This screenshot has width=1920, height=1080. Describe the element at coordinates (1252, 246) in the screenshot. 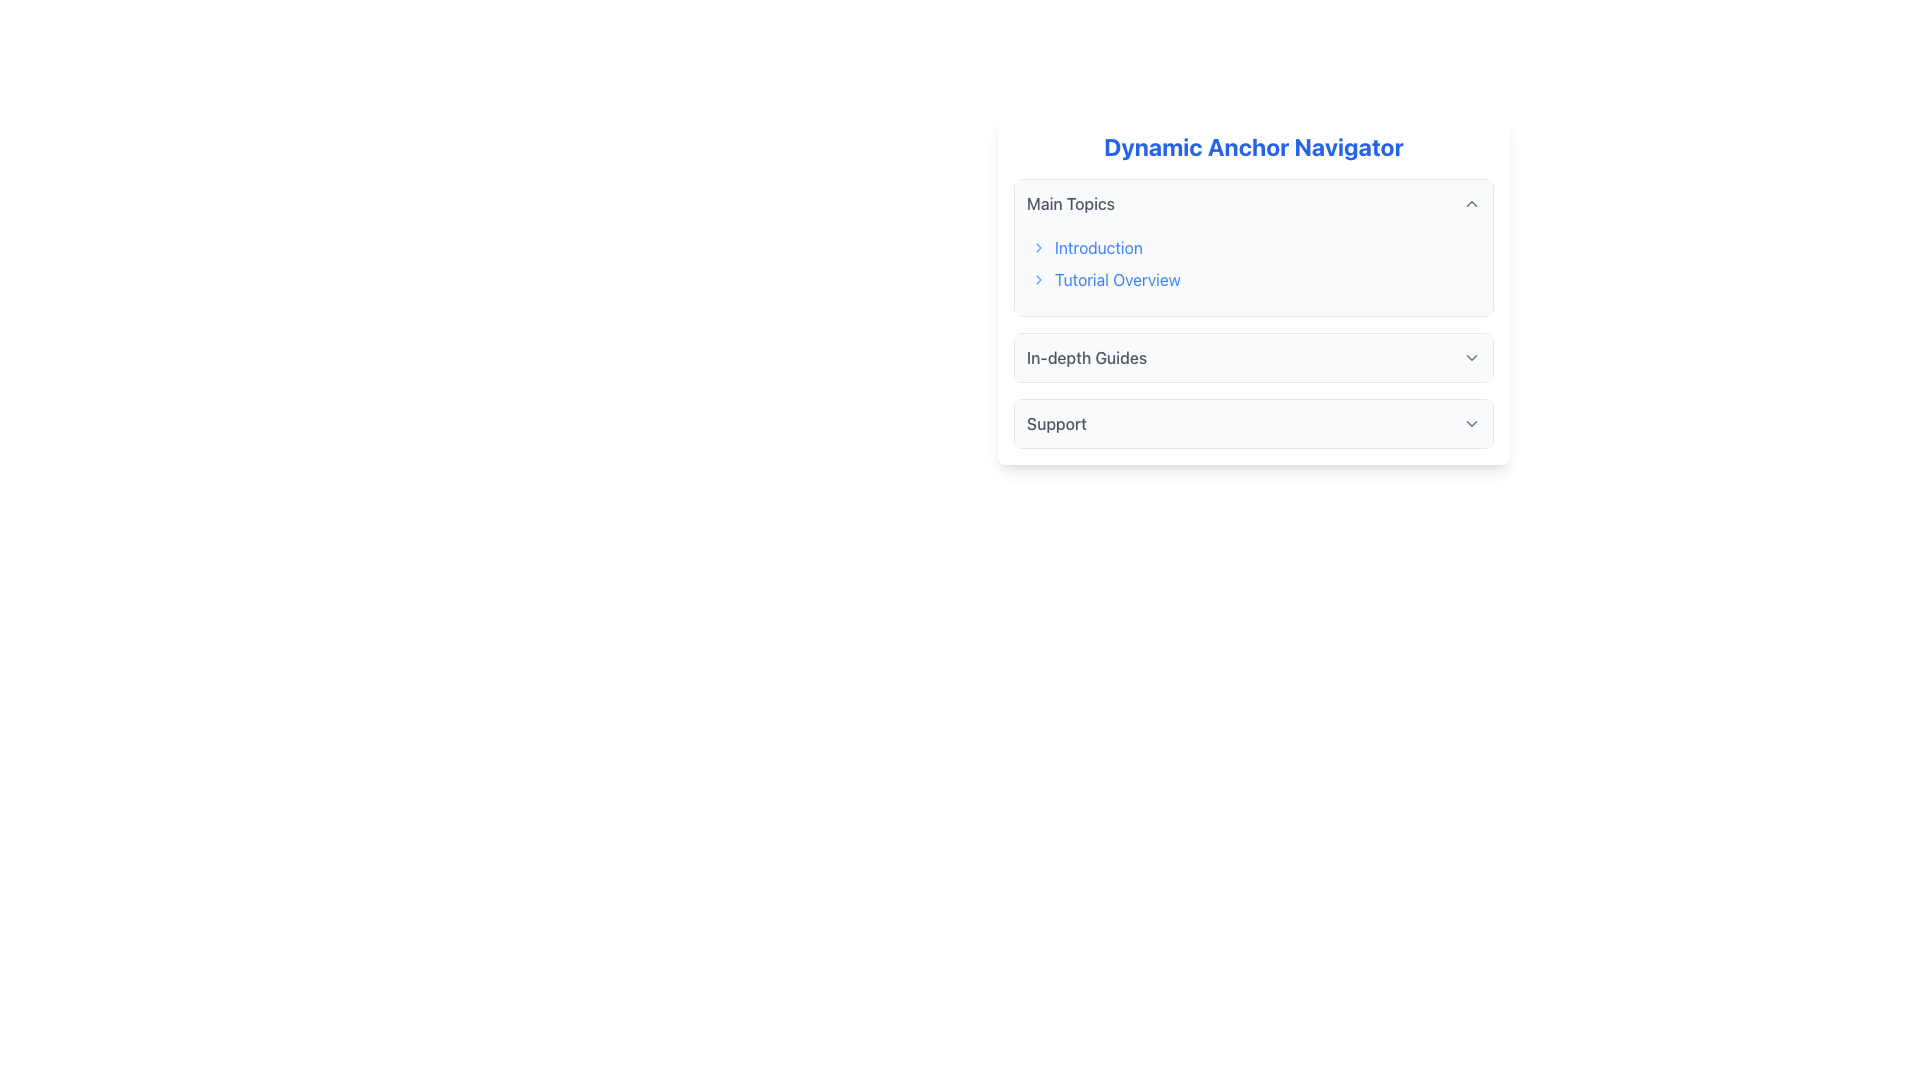

I see `the 'Main Topics' collapsible panel at the specified coordinates` at that location.